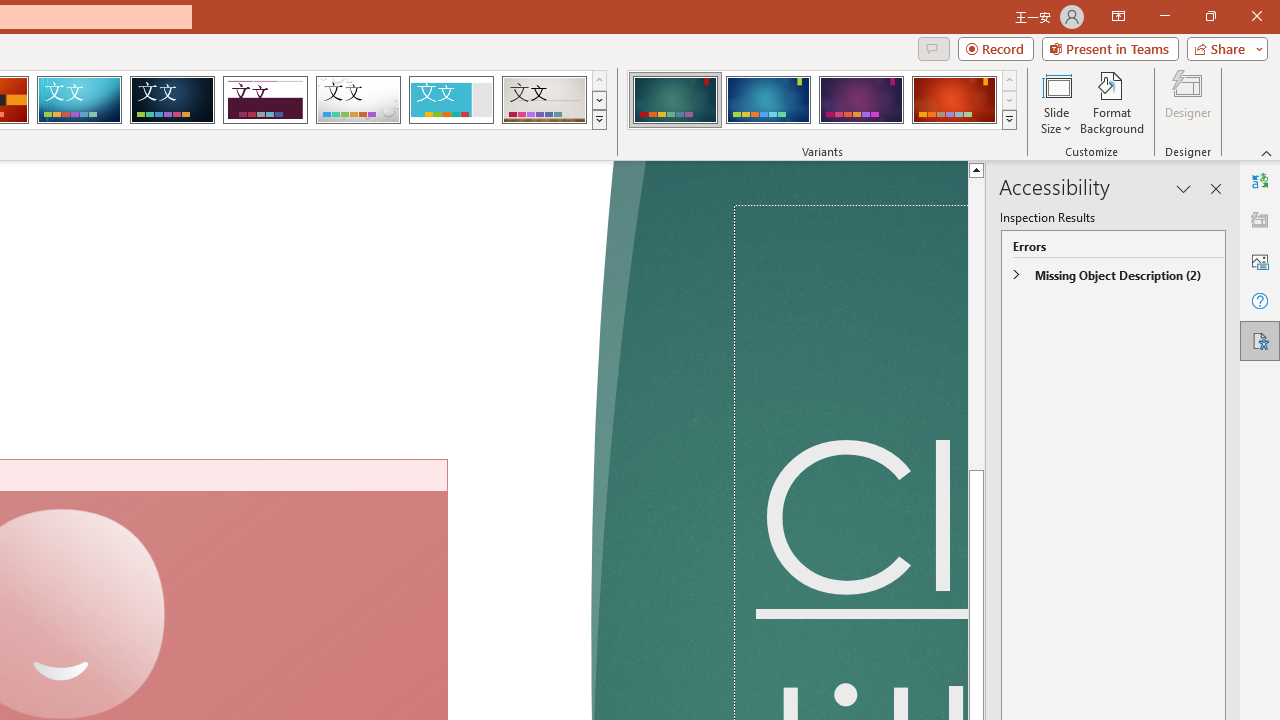  What do you see at coordinates (953, 100) in the screenshot?
I see `'Ion Variant 4'` at bounding box center [953, 100].